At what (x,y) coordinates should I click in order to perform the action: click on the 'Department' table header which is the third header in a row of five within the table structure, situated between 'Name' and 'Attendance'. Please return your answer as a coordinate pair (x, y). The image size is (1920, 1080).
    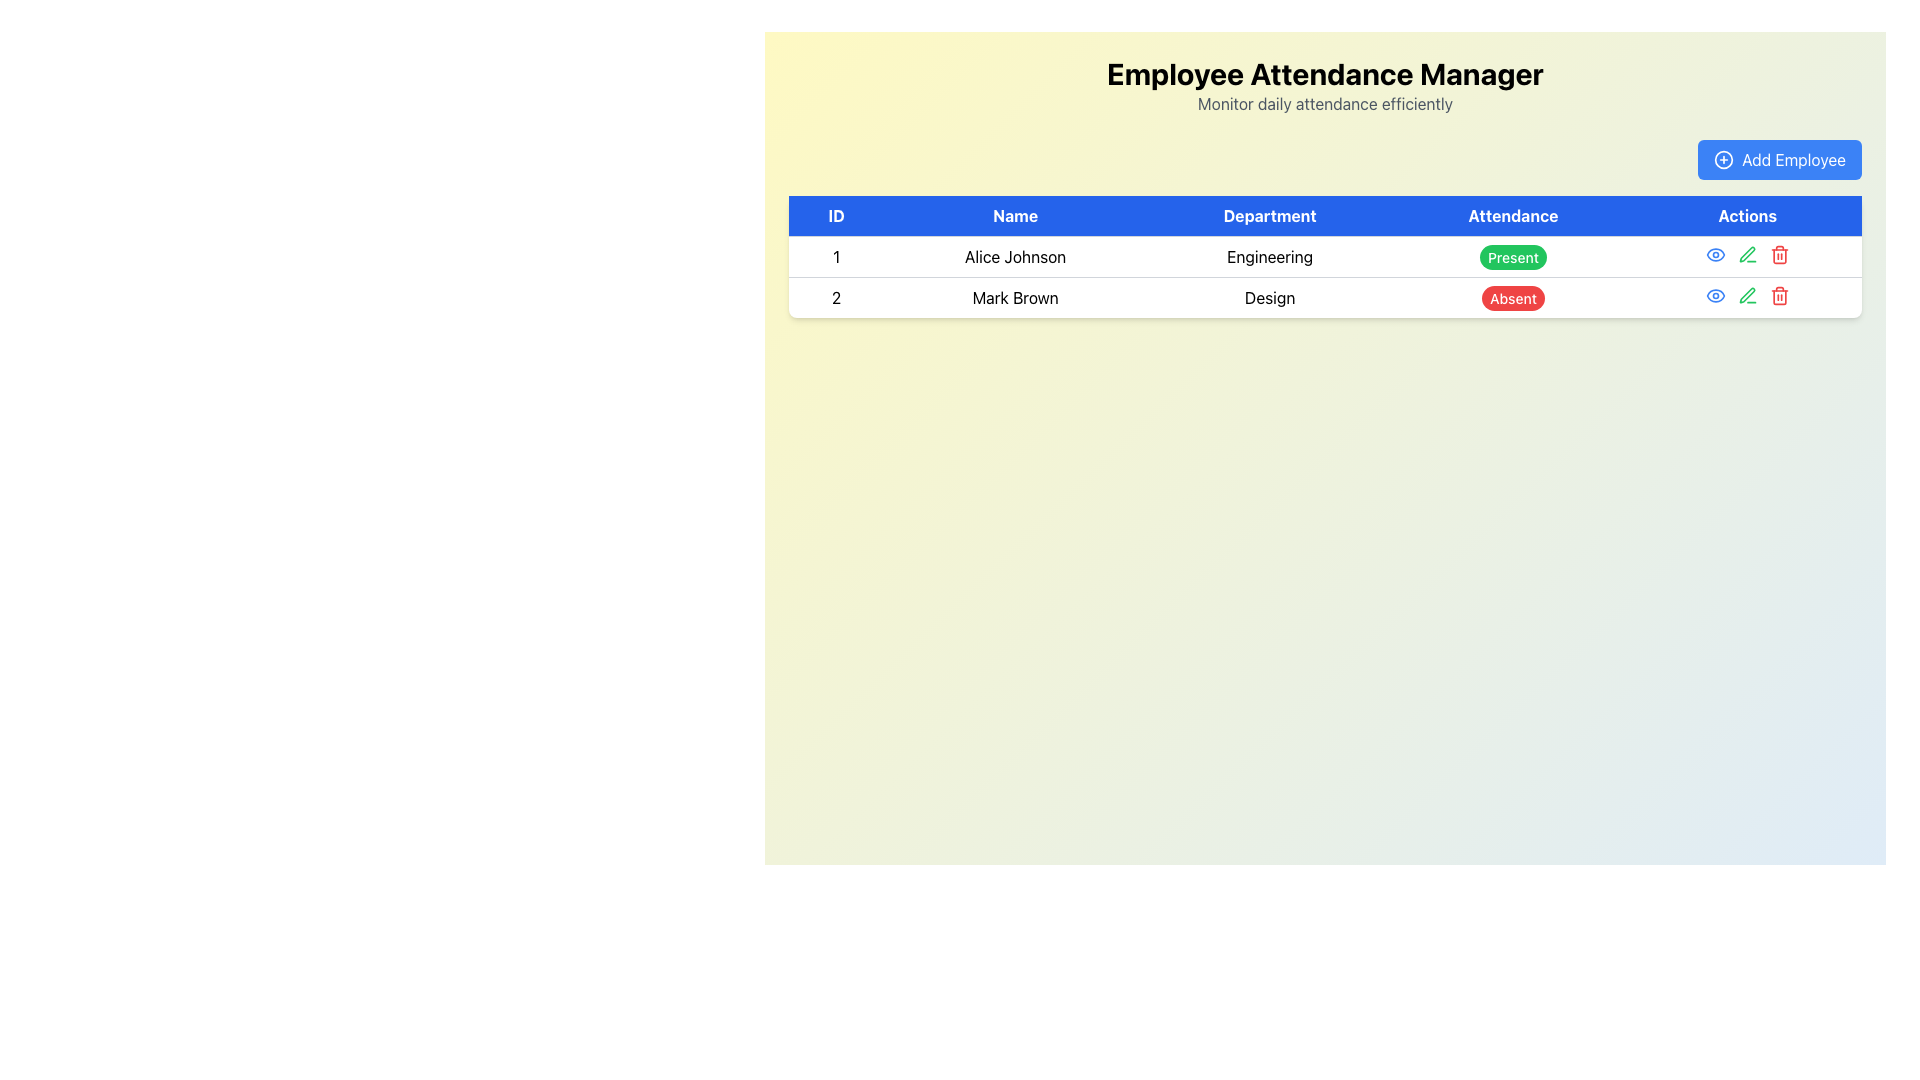
    Looking at the image, I should click on (1269, 216).